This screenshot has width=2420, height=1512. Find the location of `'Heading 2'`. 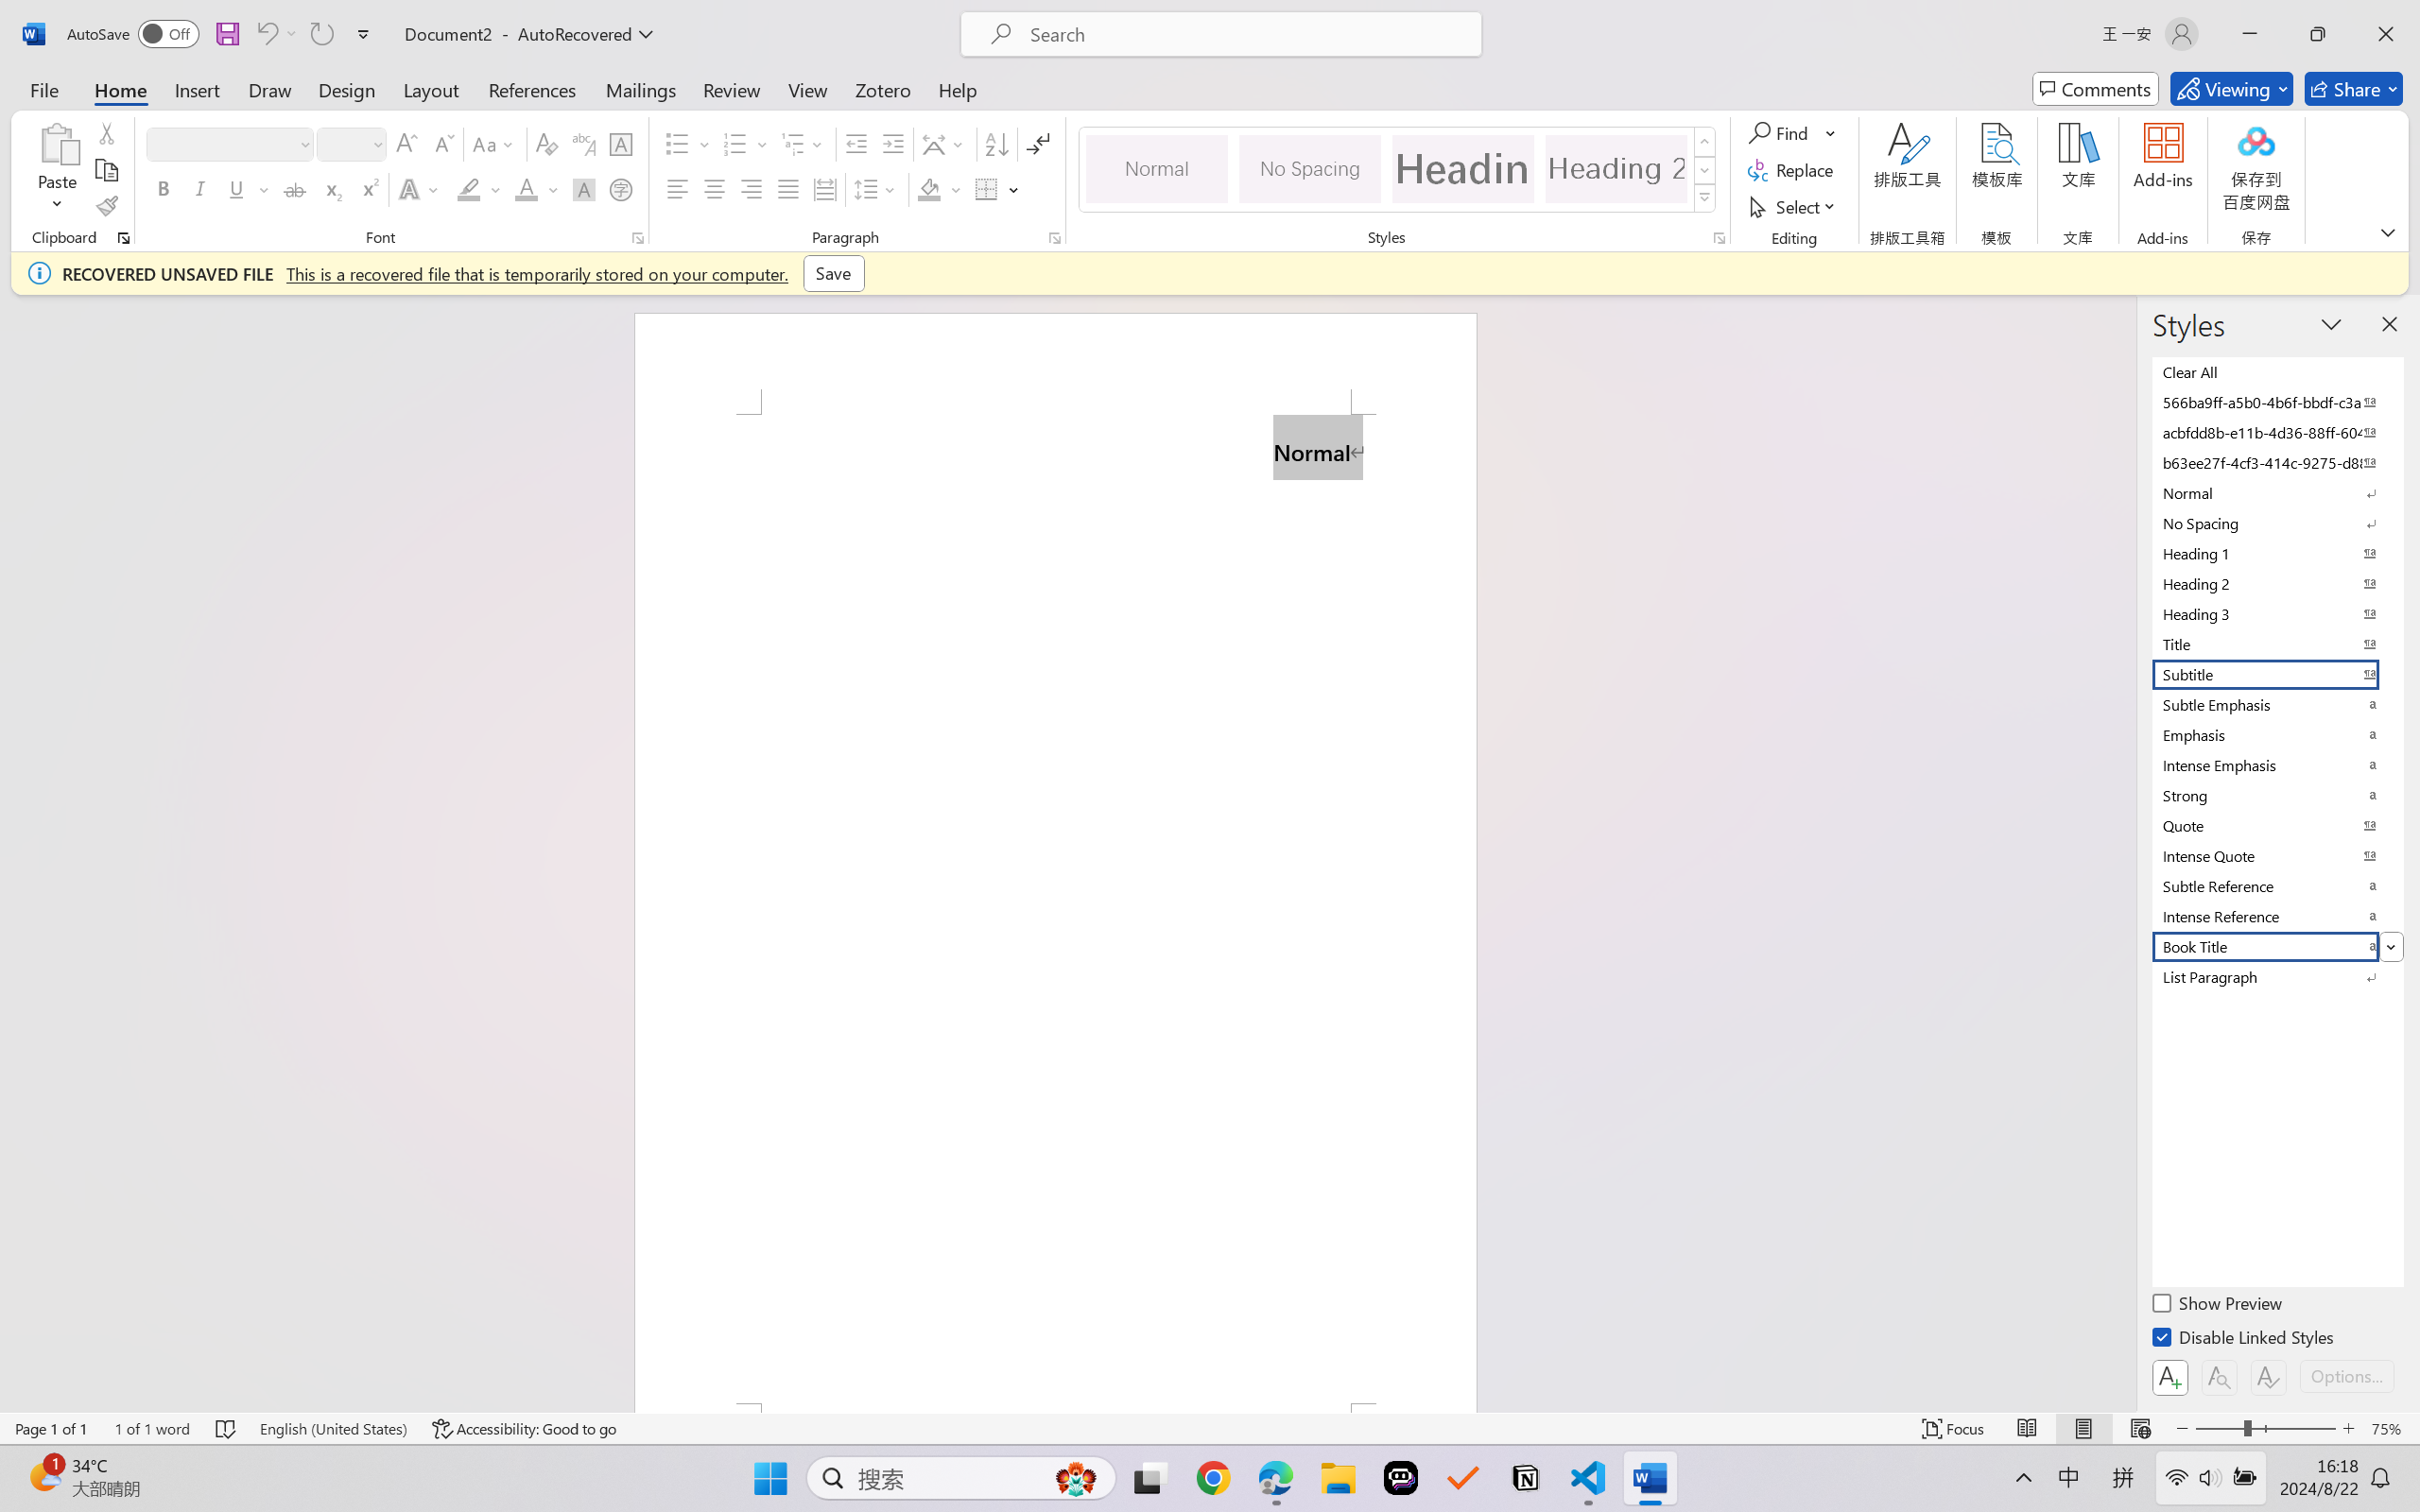

'Heading 2' is located at coordinates (1616, 168).